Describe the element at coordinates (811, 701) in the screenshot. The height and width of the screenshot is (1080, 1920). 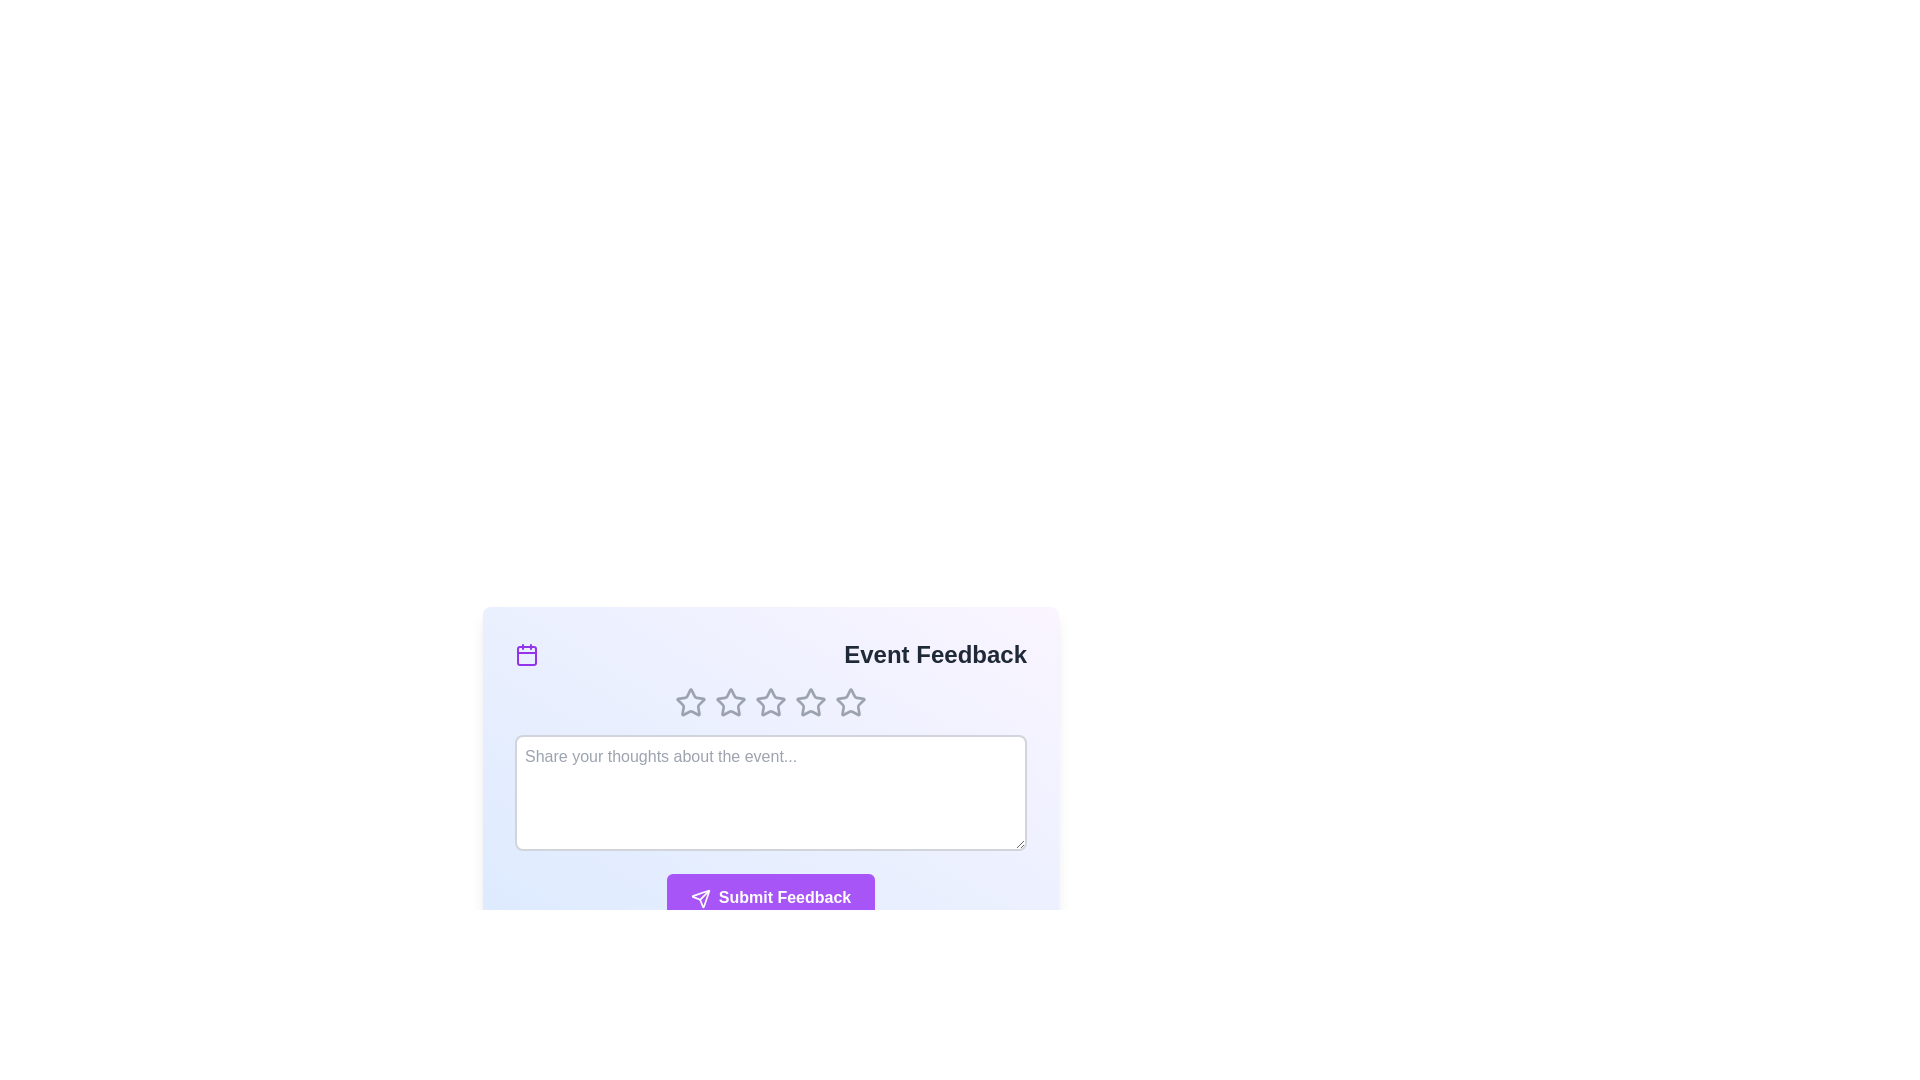
I see `the second star in the rating section` at that location.